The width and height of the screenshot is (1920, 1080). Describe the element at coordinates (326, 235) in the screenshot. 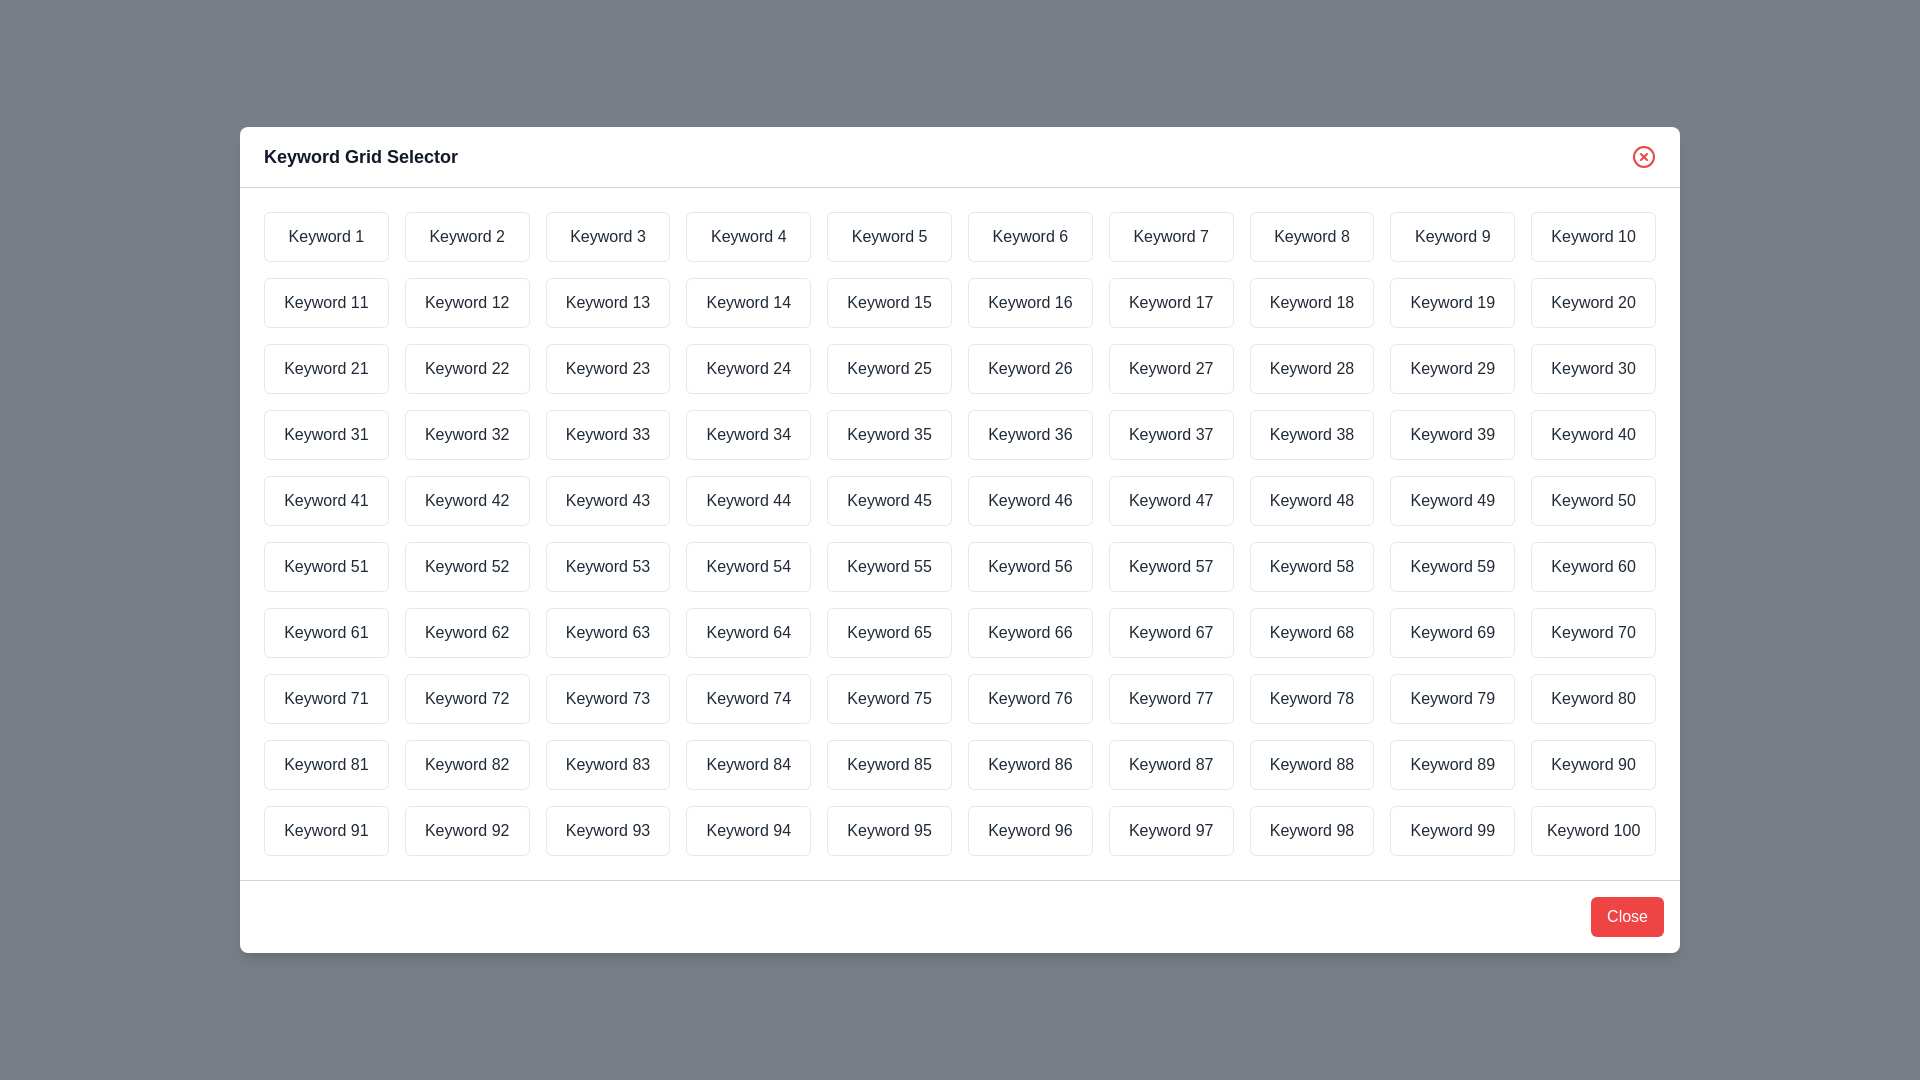

I see `the keyword Keyword 1 by clicking on it` at that location.